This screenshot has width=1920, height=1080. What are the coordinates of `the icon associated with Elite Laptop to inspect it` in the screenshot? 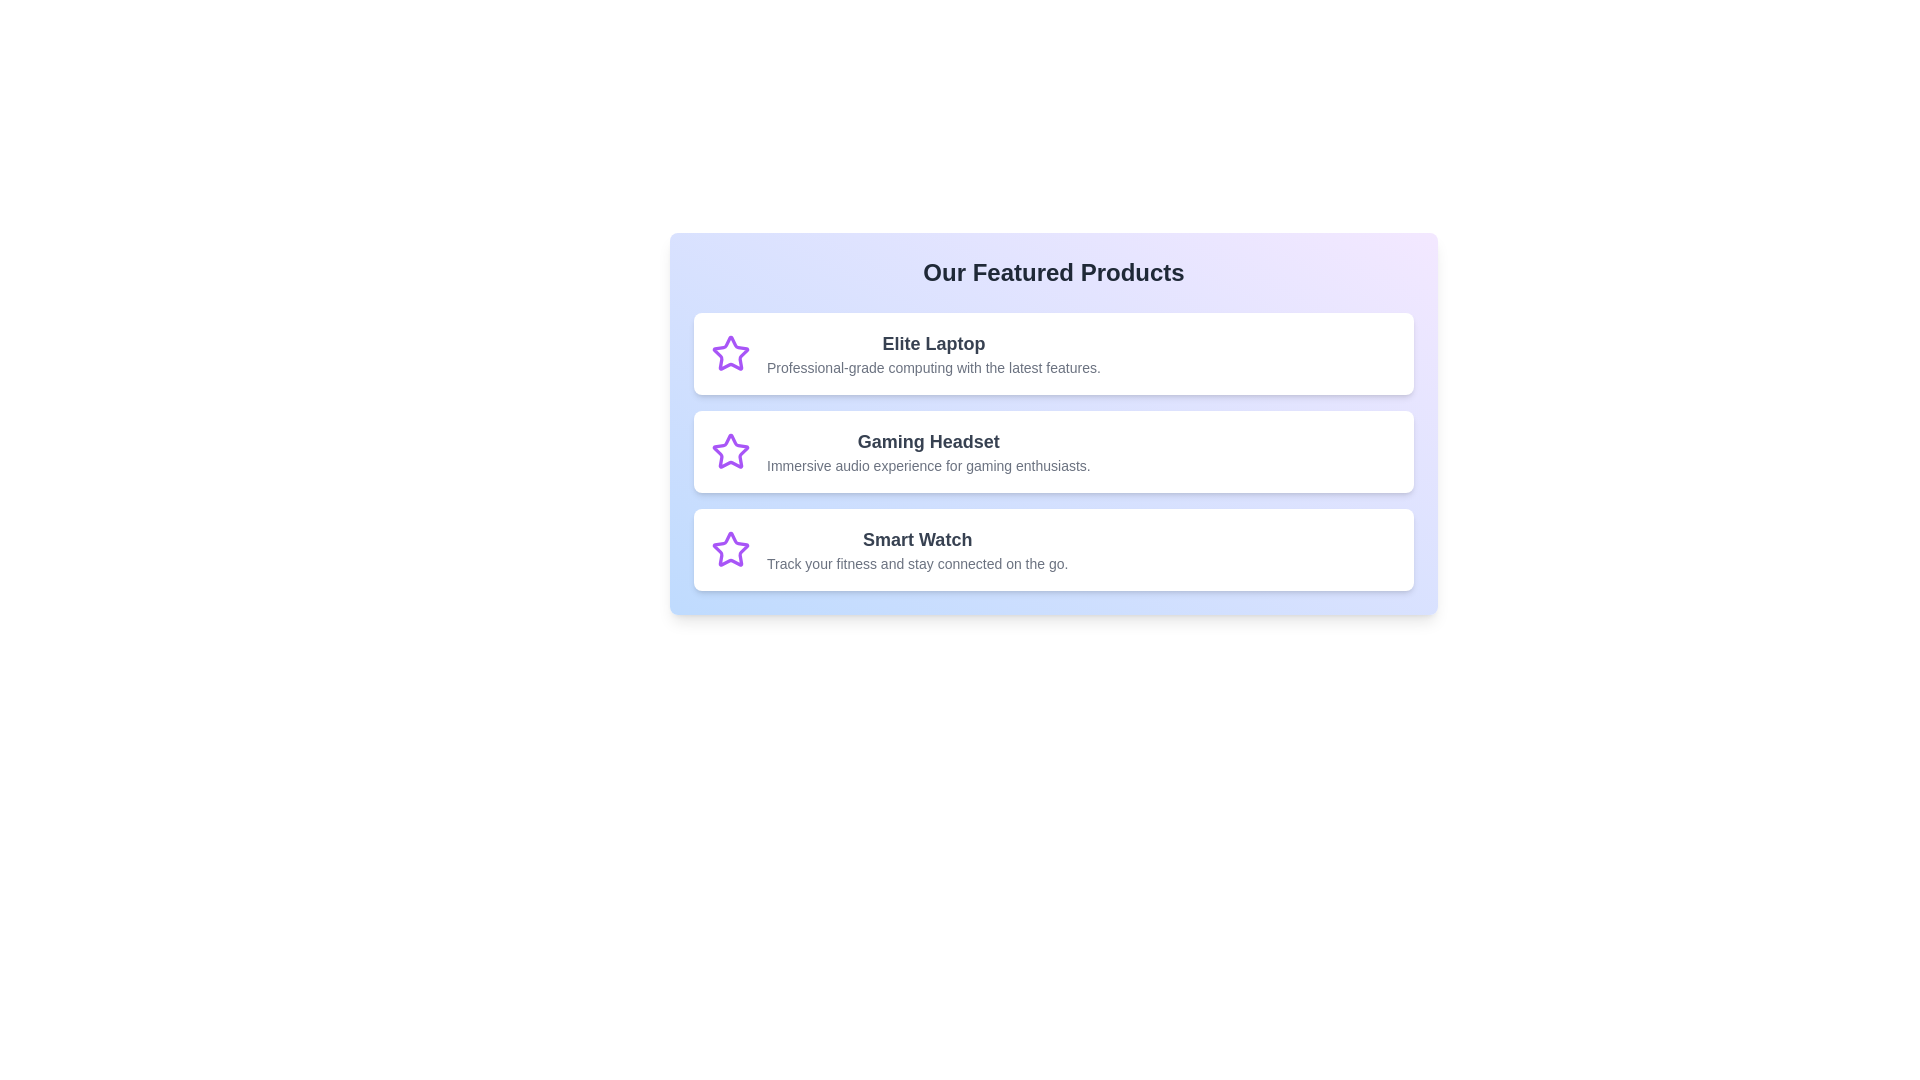 It's located at (729, 353).